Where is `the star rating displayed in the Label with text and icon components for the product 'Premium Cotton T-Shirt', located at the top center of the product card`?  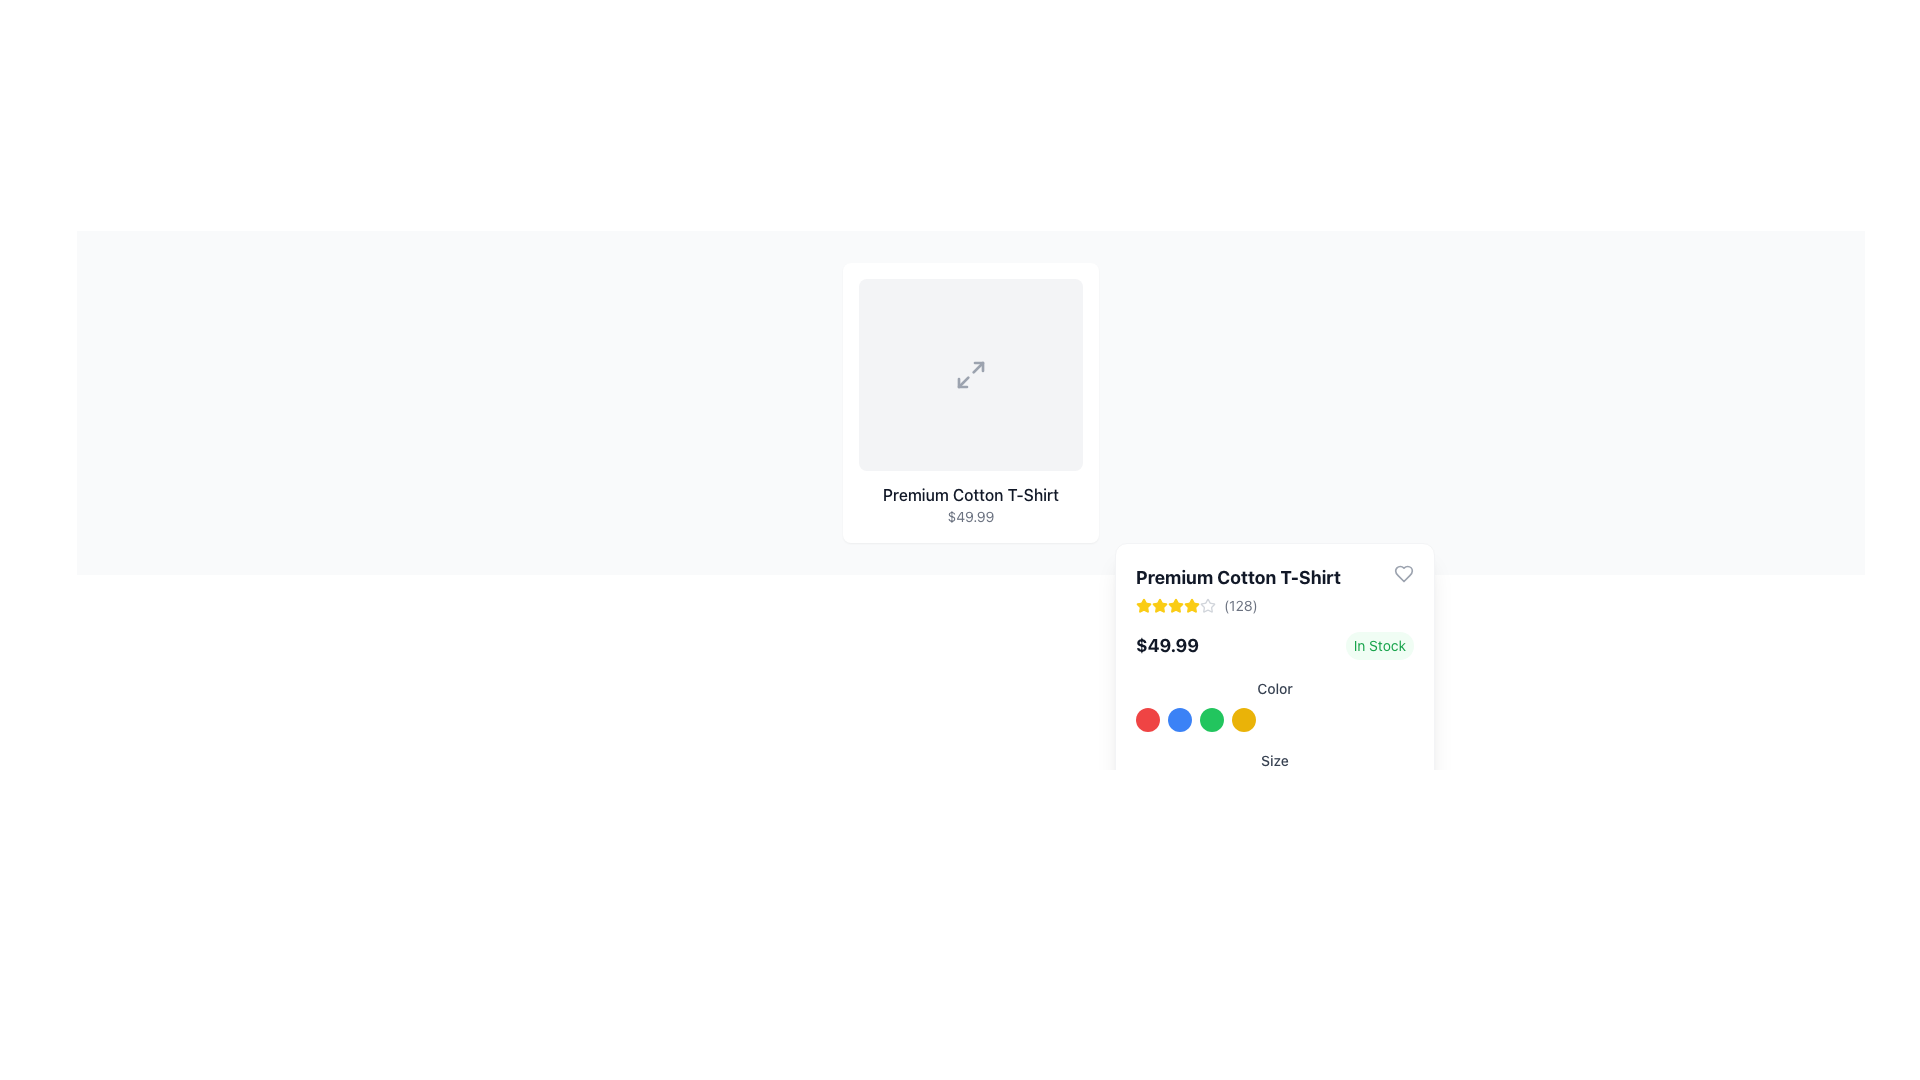
the star rating displayed in the Label with text and icon components for the product 'Premium Cotton T-Shirt', located at the top center of the product card is located at coordinates (1237, 589).